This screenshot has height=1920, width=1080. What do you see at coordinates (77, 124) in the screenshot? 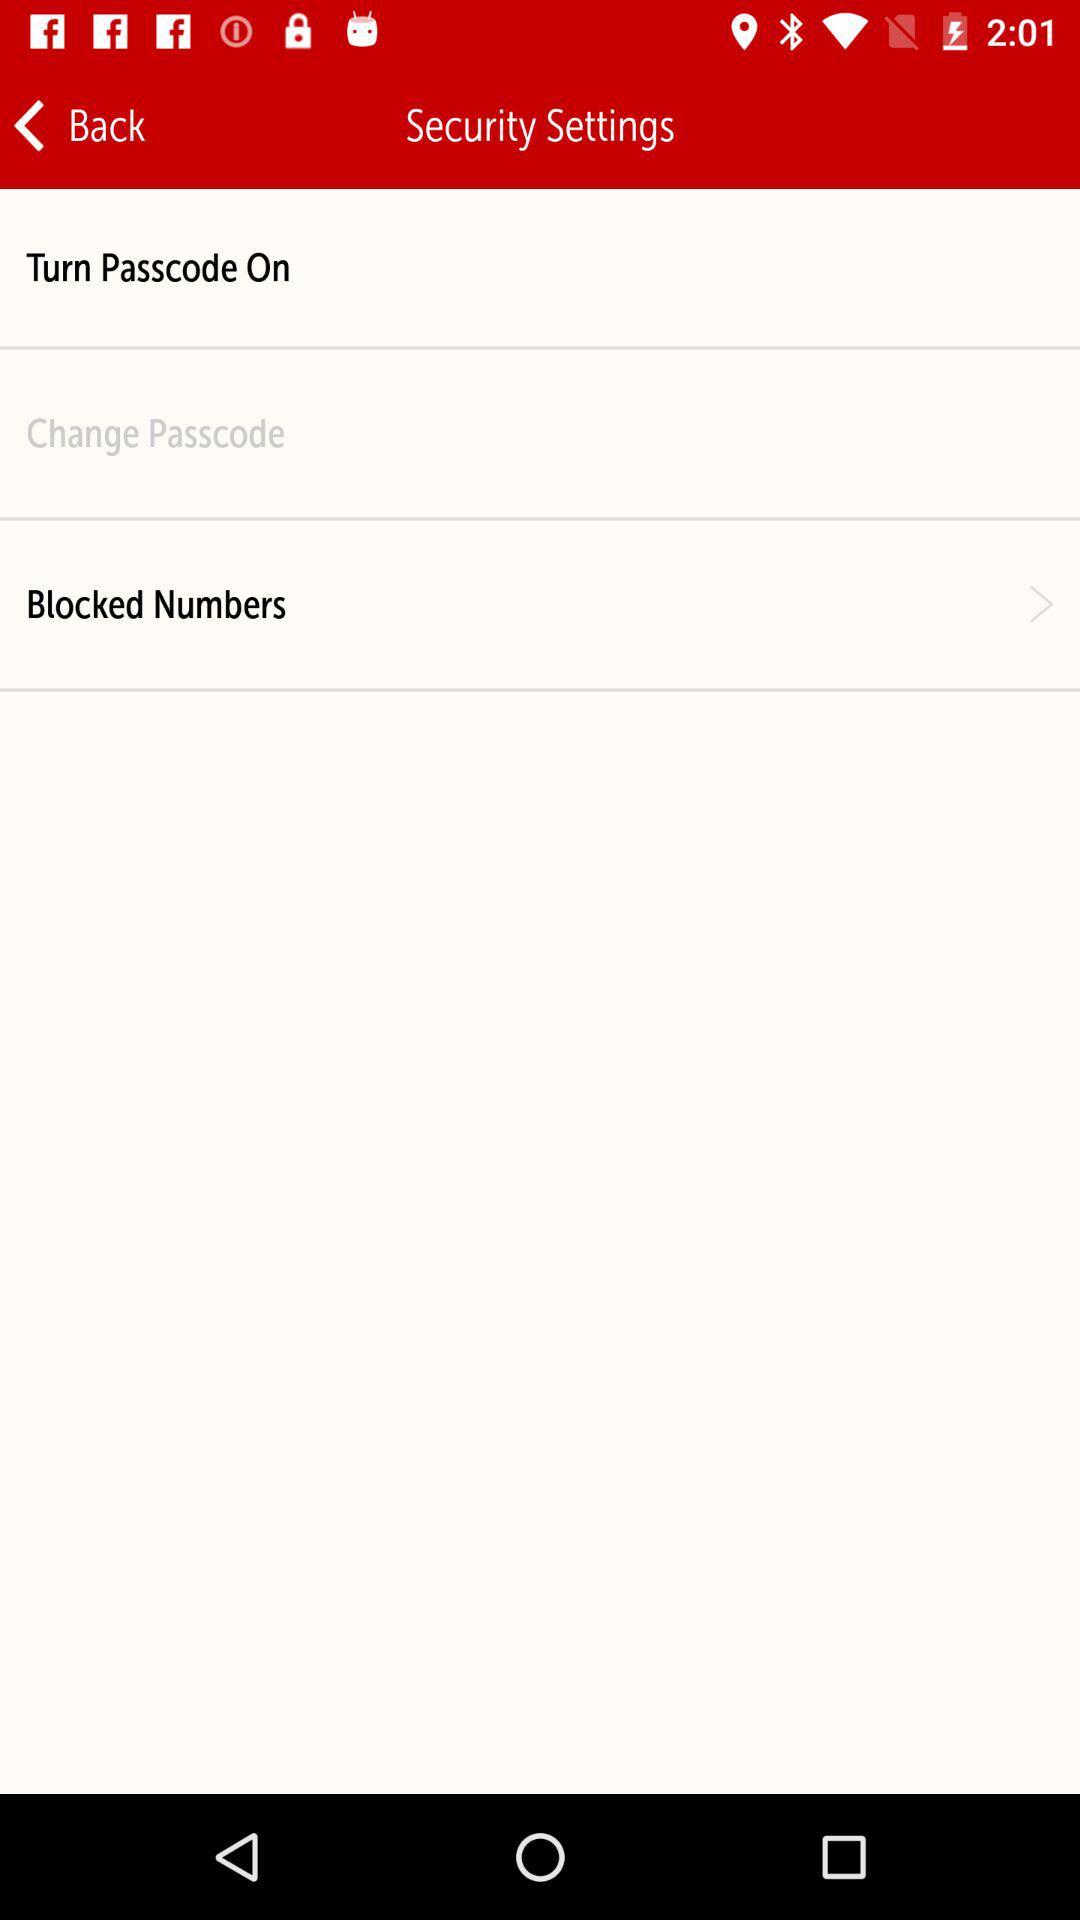
I see `the item next to security settings icon` at bounding box center [77, 124].